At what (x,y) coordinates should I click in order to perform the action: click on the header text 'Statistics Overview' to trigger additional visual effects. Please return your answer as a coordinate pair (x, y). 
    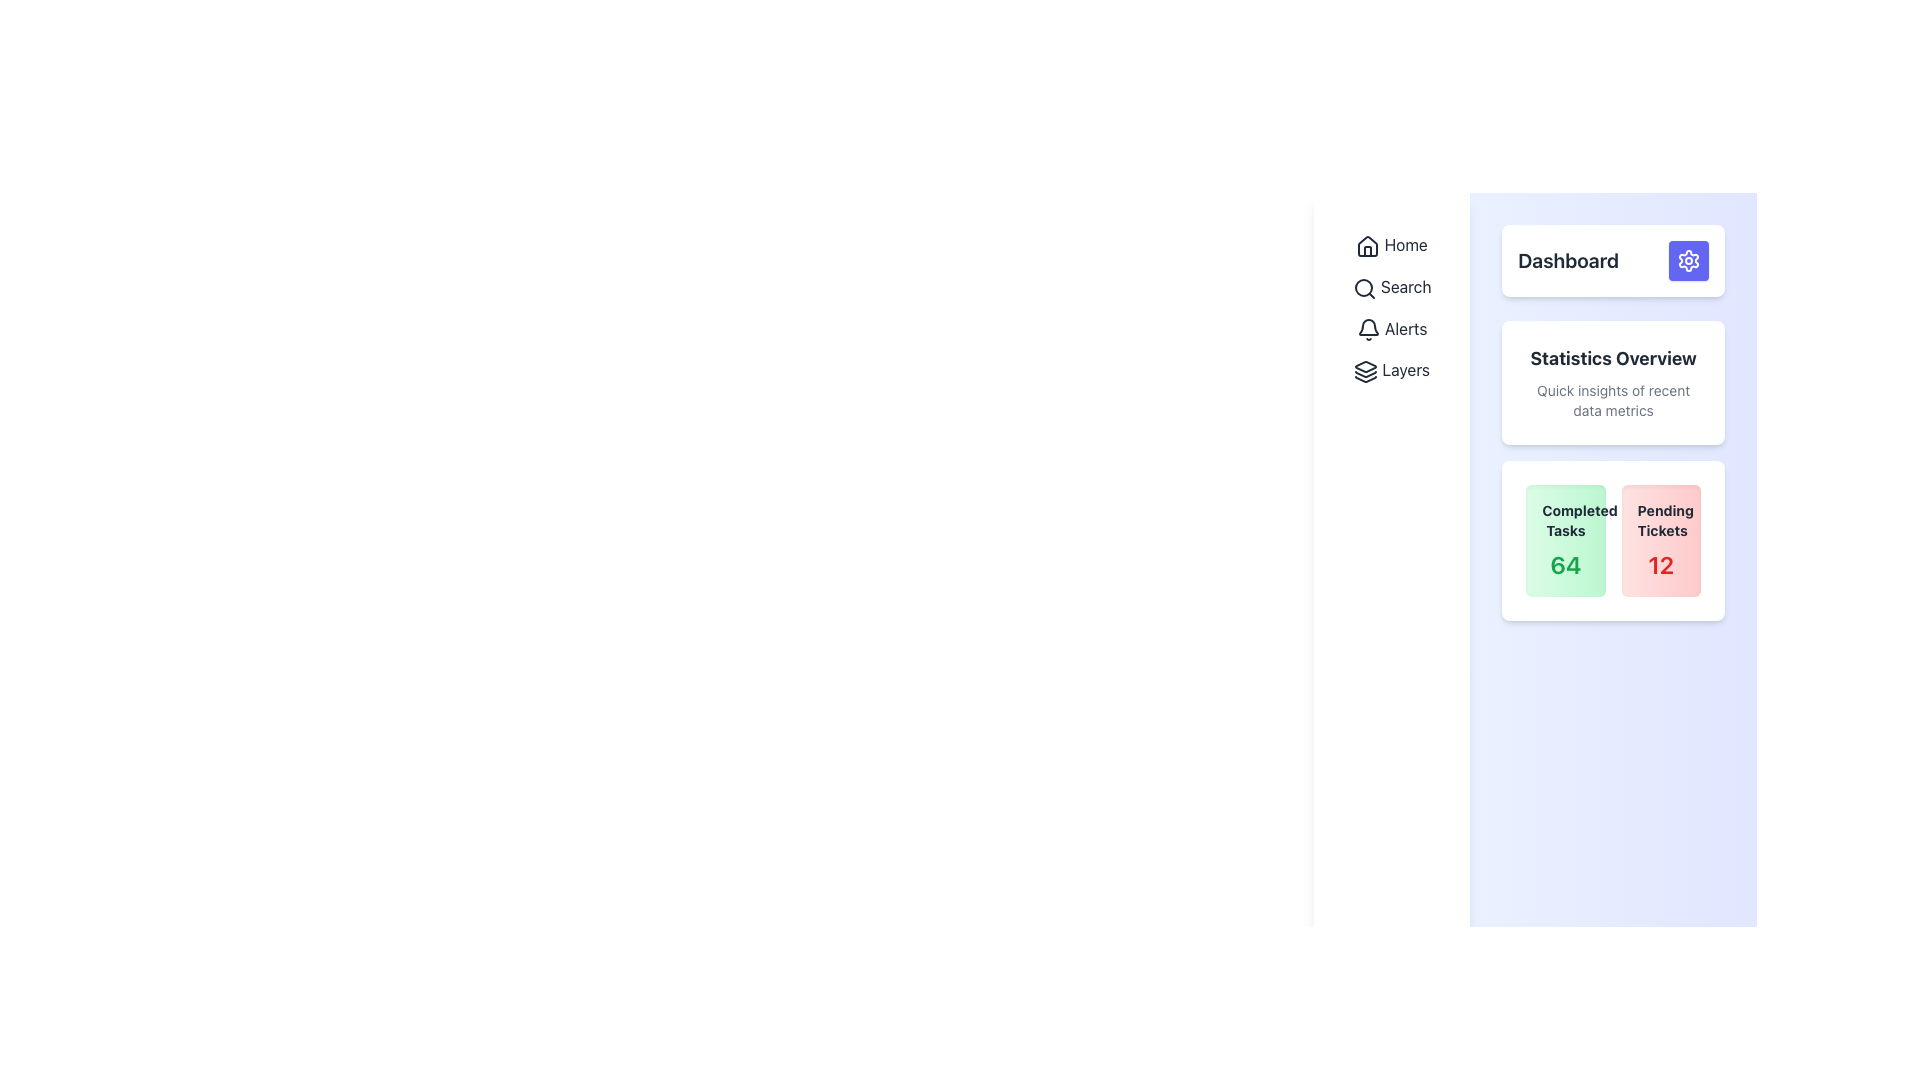
    Looking at the image, I should click on (1613, 357).